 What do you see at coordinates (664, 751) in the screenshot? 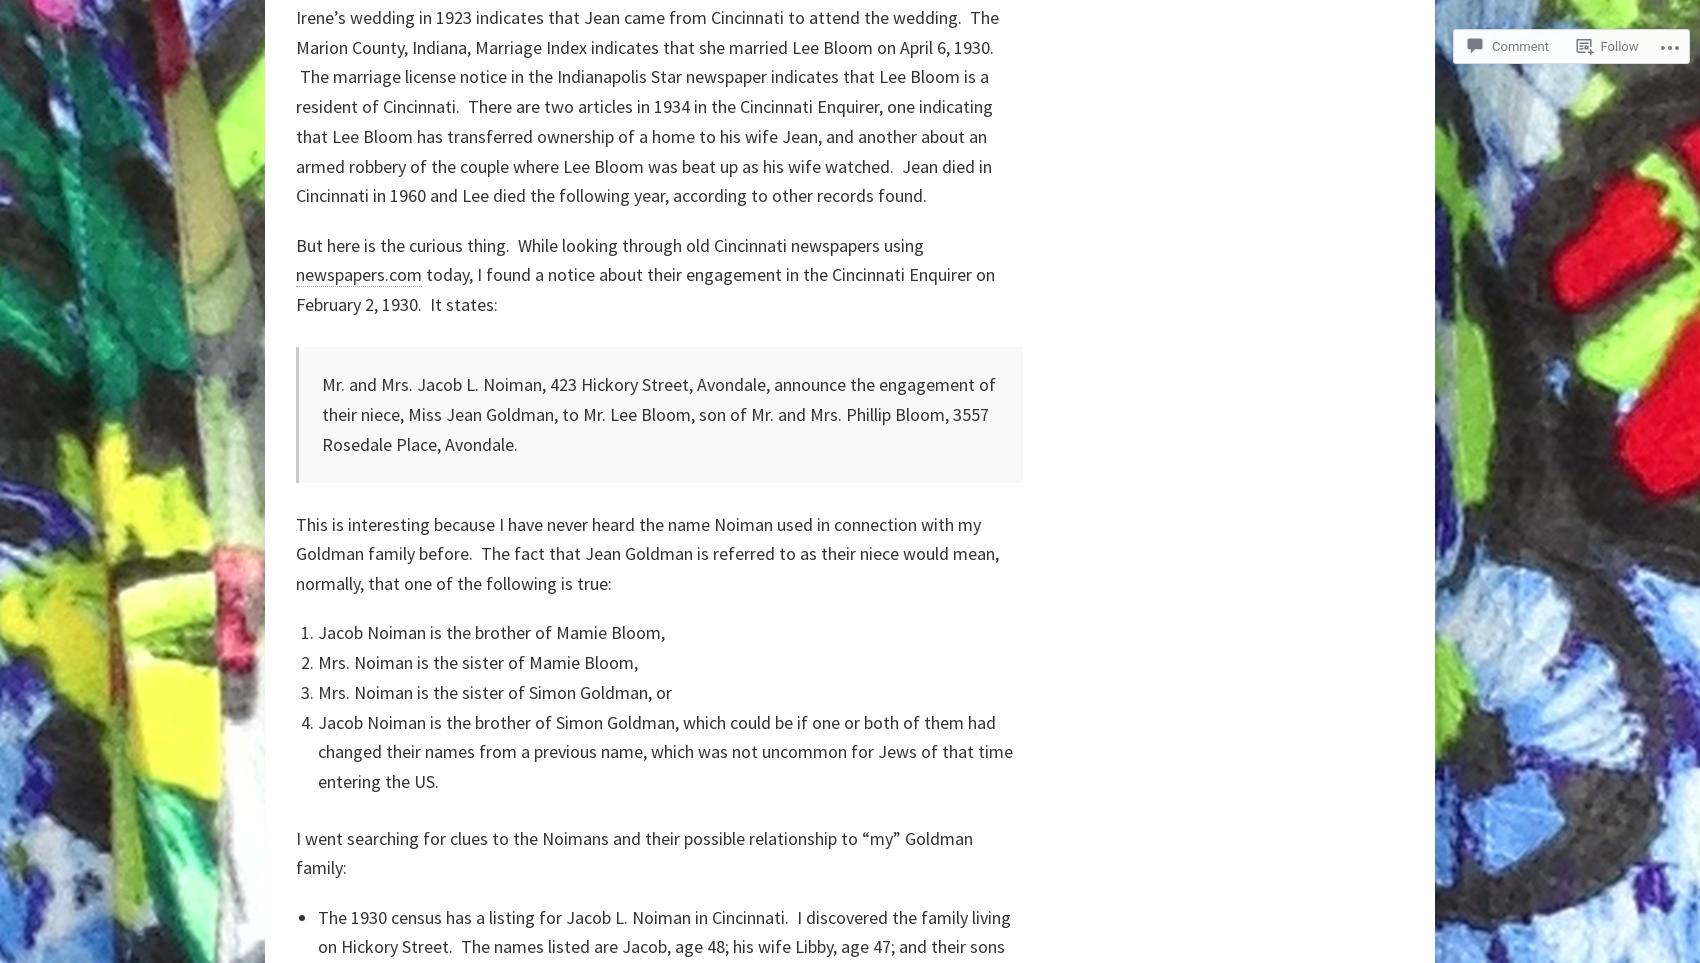
I see `'Jacob Noiman is the brother of Simon Goldman, which could be if one or both of them had changed their names from a previous name, which was not uncommon for Jews of that time entering the US.'` at bounding box center [664, 751].